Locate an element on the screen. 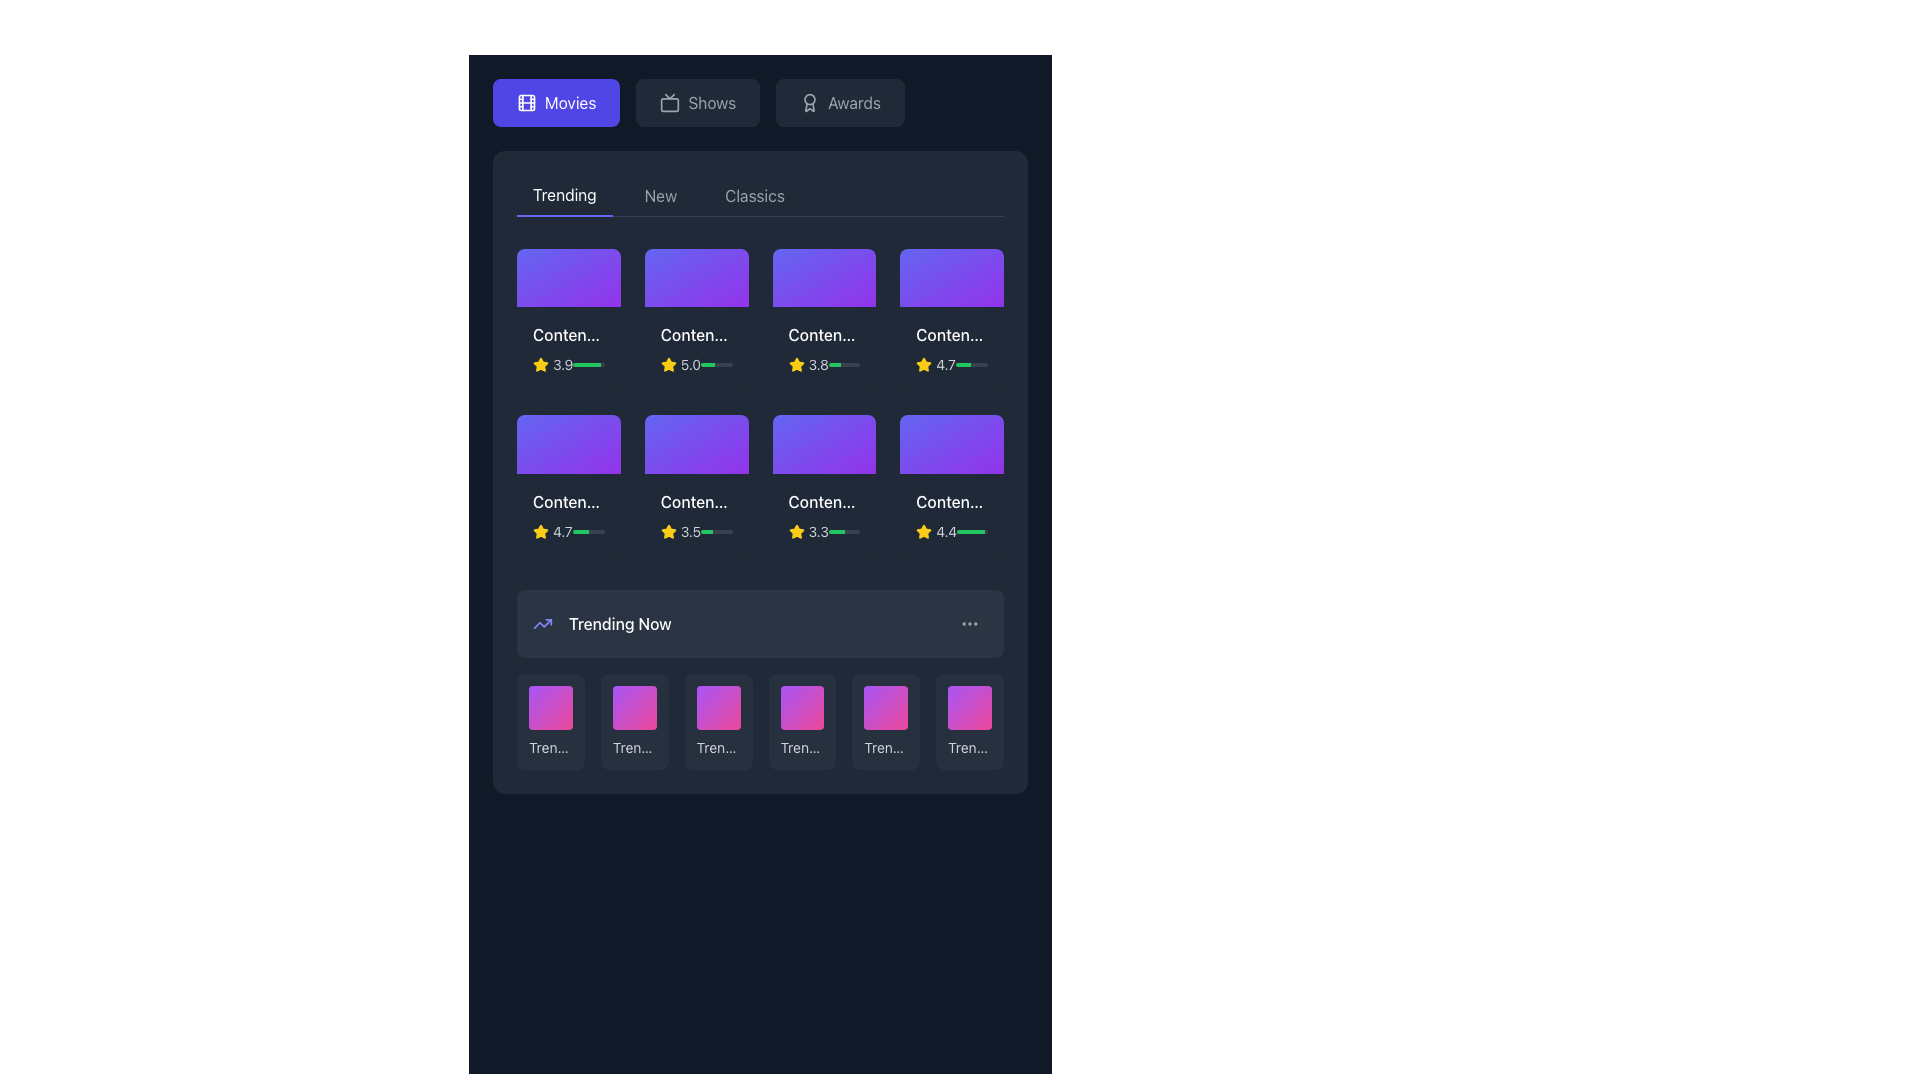 The height and width of the screenshot is (1080, 1920). the Rating Icon that visually represents a star-based score, located at the bottom-left corner of the second row of content cards is located at coordinates (541, 530).